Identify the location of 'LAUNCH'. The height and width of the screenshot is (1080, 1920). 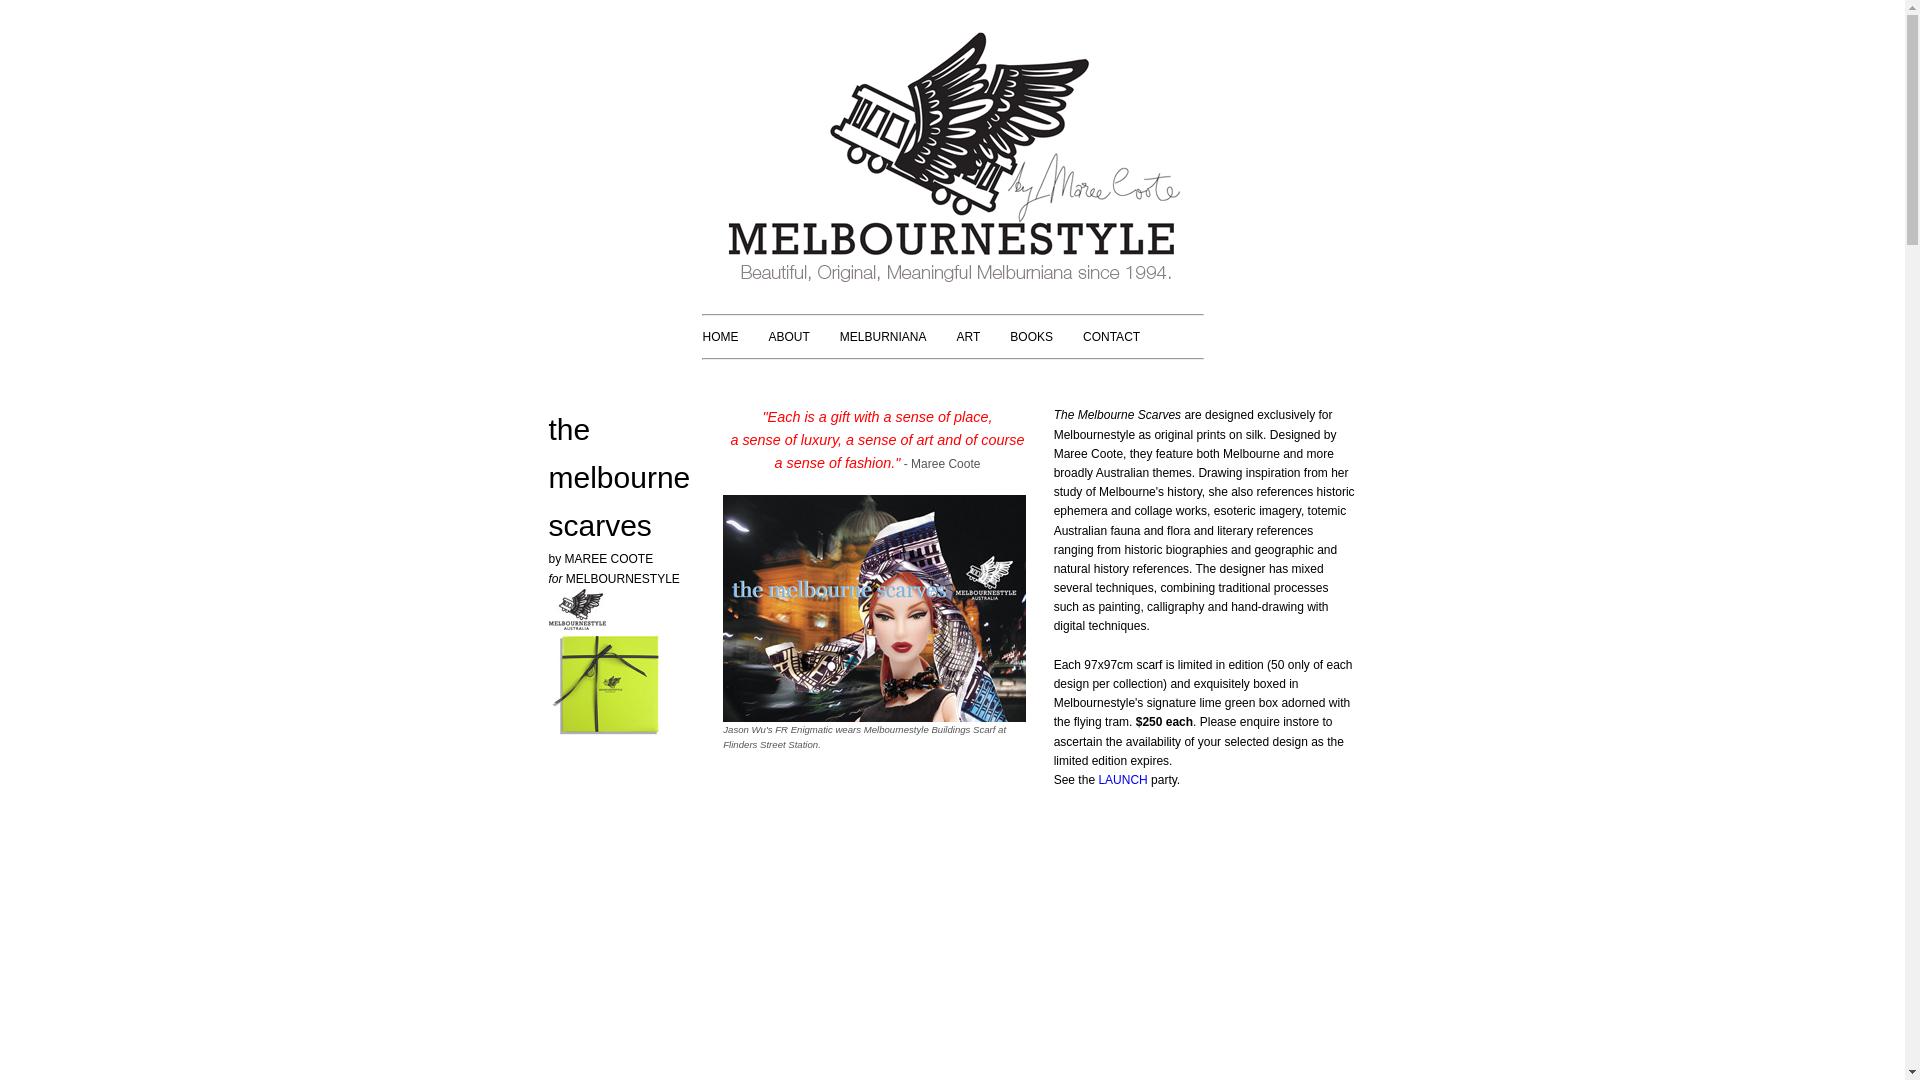
(1122, 778).